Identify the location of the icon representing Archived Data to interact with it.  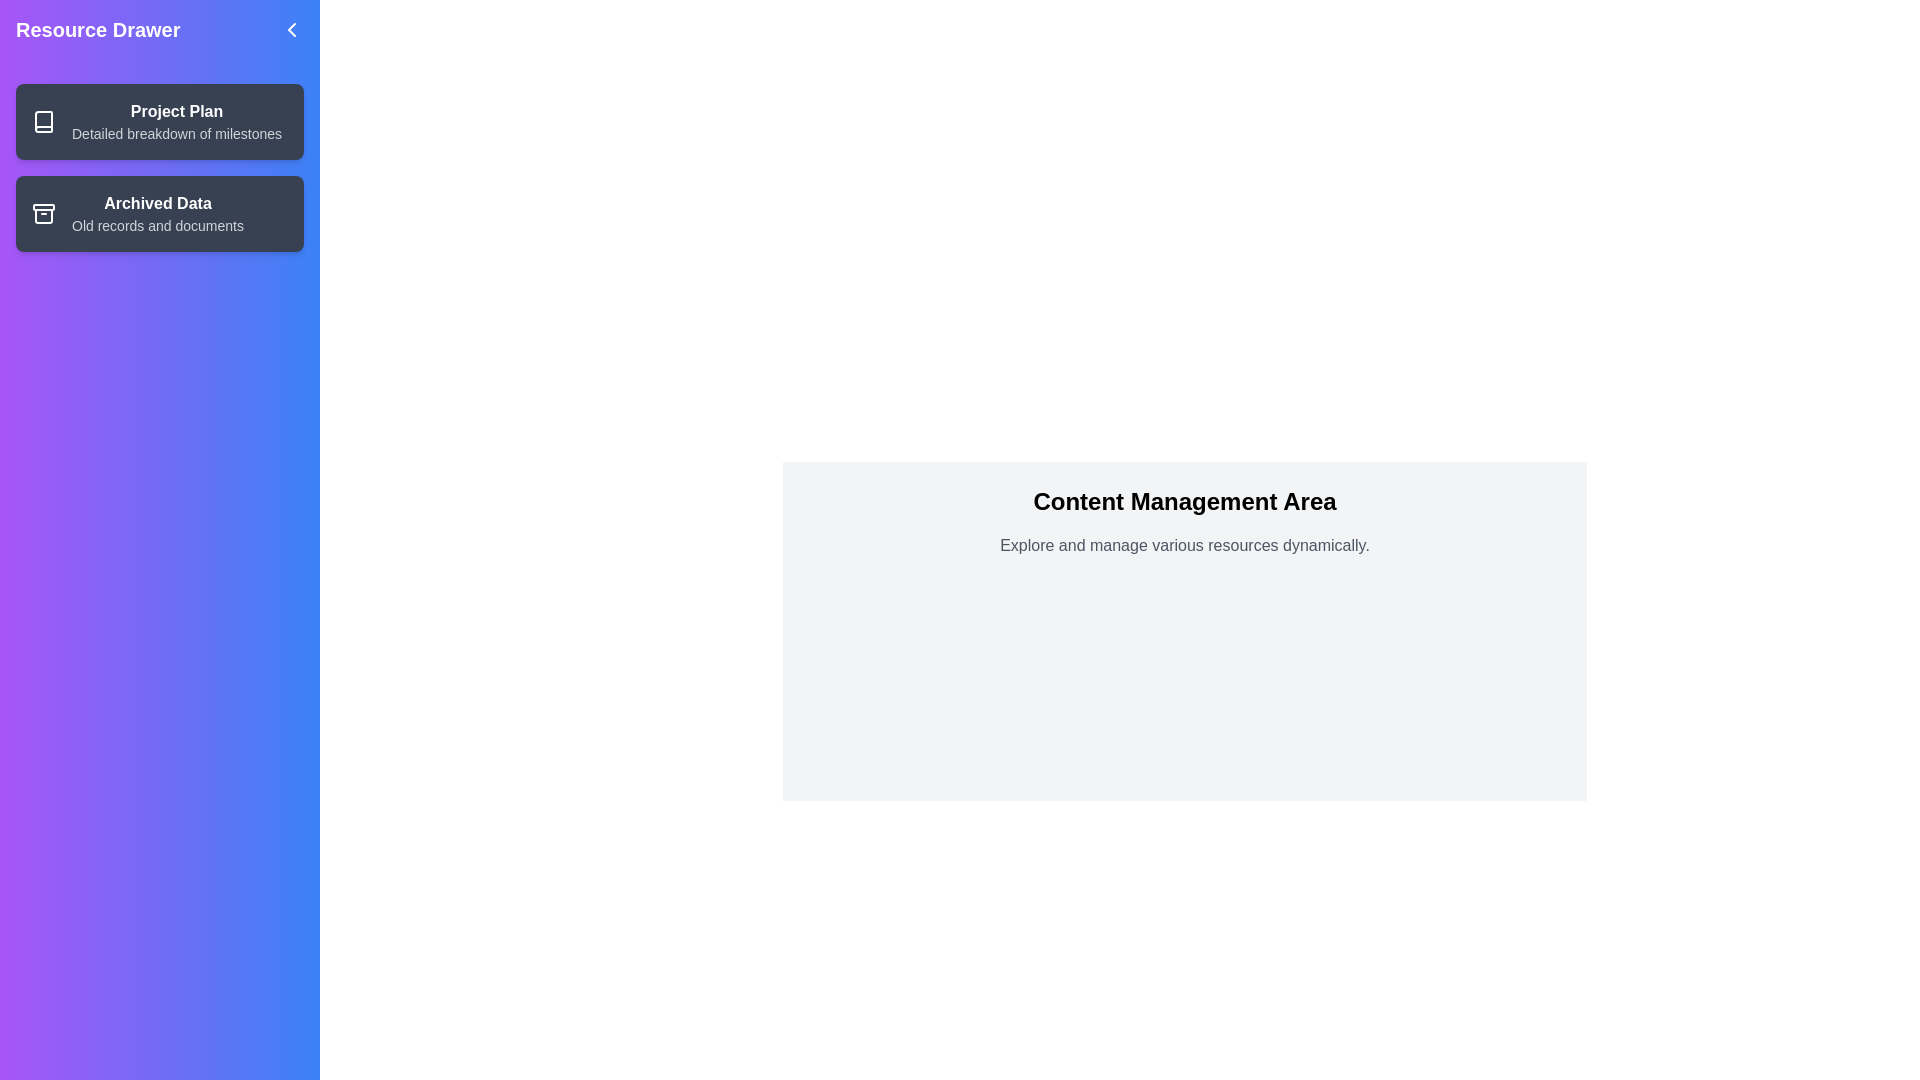
(43, 213).